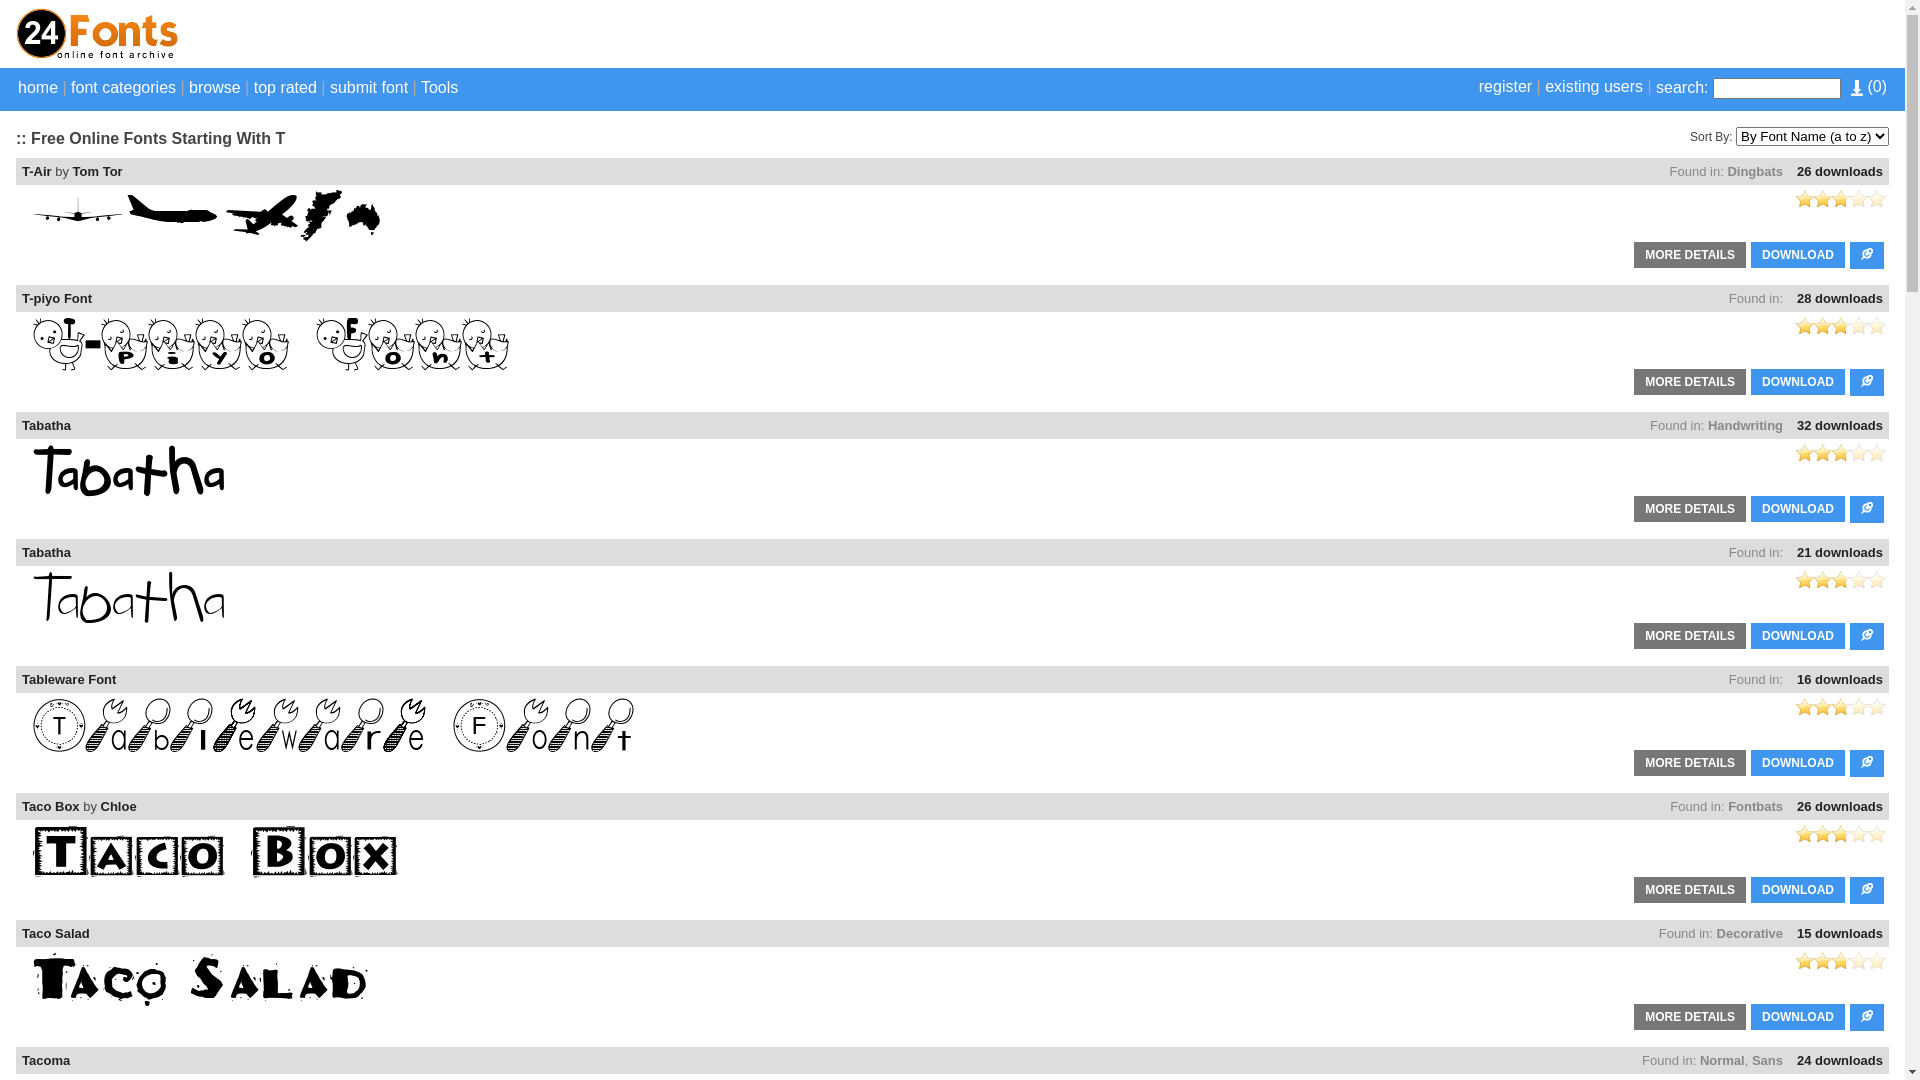 The width and height of the screenshot is (1920, 1080). What do you see at coordinates (122, 86) in the screenshot?
I see `'font categories'` at bounding box center [122, 86].